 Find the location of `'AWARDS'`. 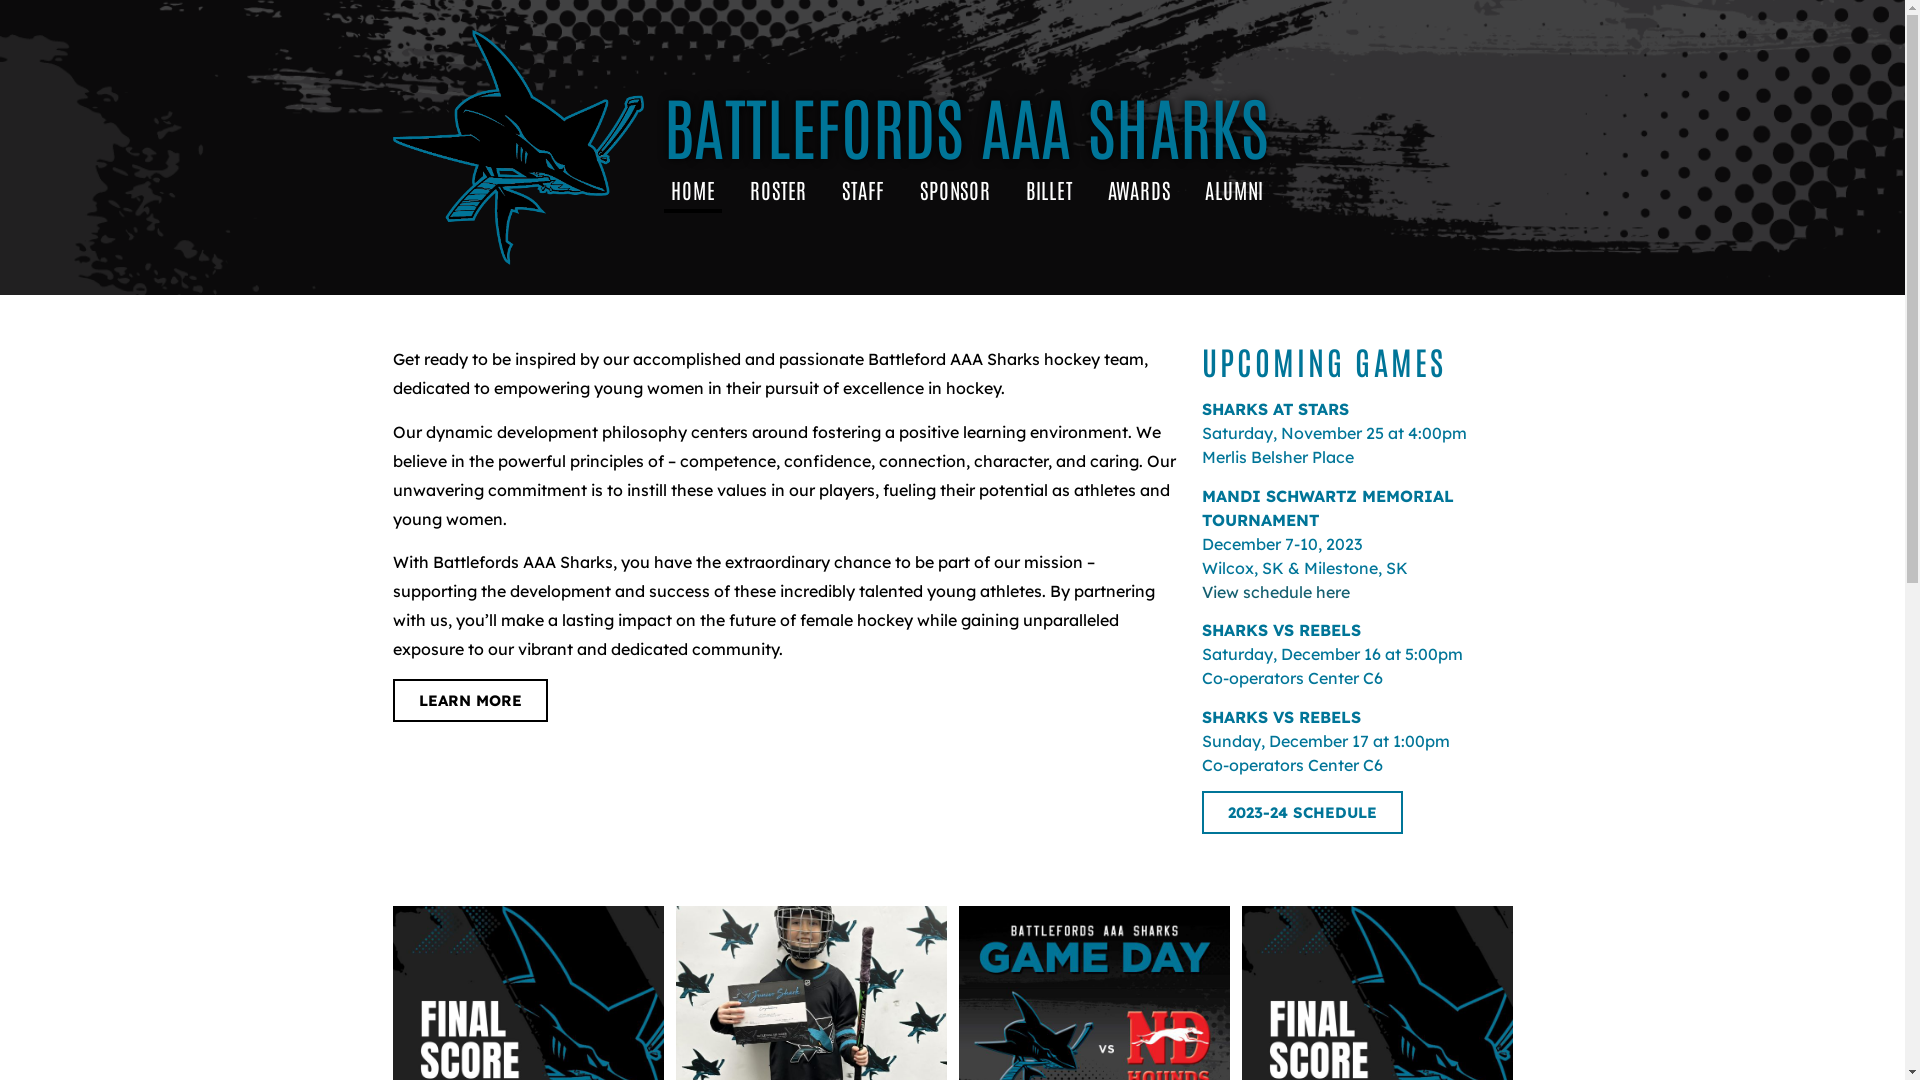

'AWARDS' is located at coordinates (1099, 189).